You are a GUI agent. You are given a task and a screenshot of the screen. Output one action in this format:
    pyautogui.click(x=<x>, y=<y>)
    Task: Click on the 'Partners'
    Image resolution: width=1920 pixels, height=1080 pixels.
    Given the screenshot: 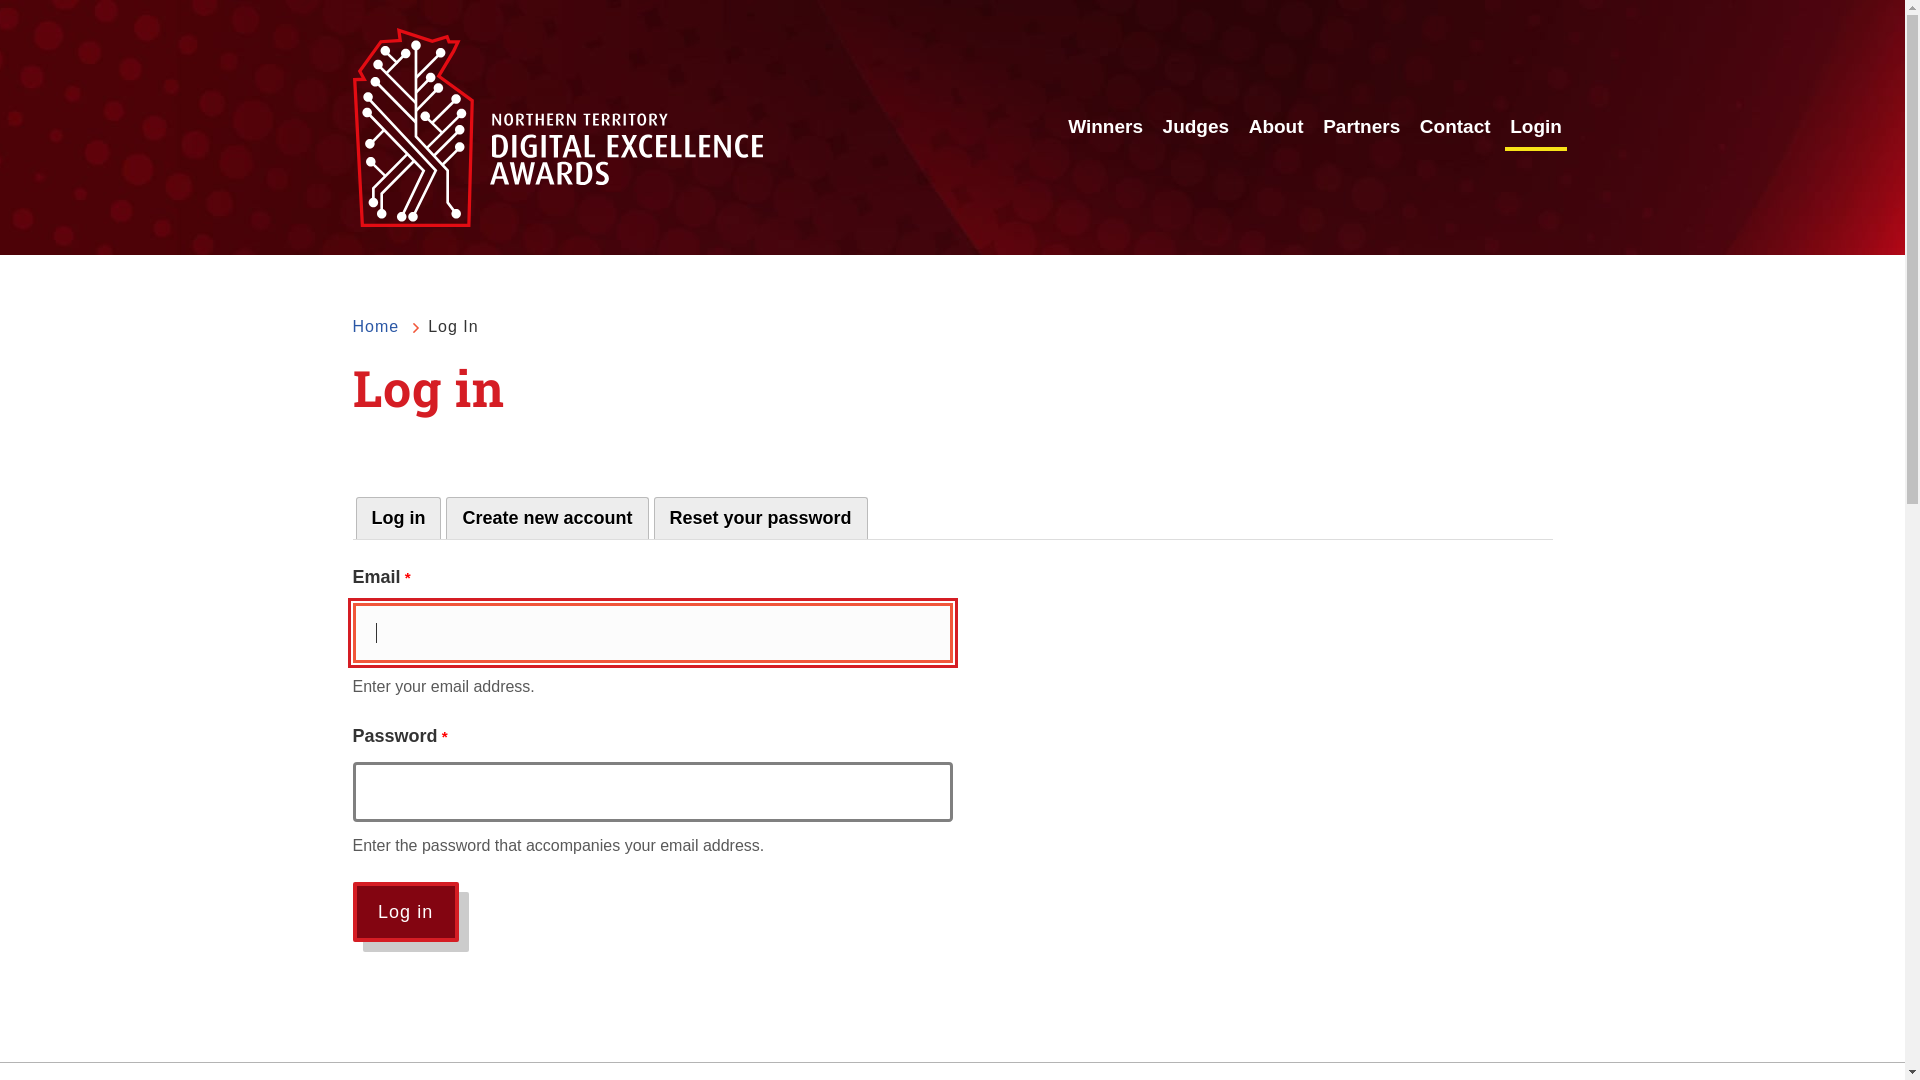 What is the action you would take?
    pyautogui.click(x=1360, y=127)
    